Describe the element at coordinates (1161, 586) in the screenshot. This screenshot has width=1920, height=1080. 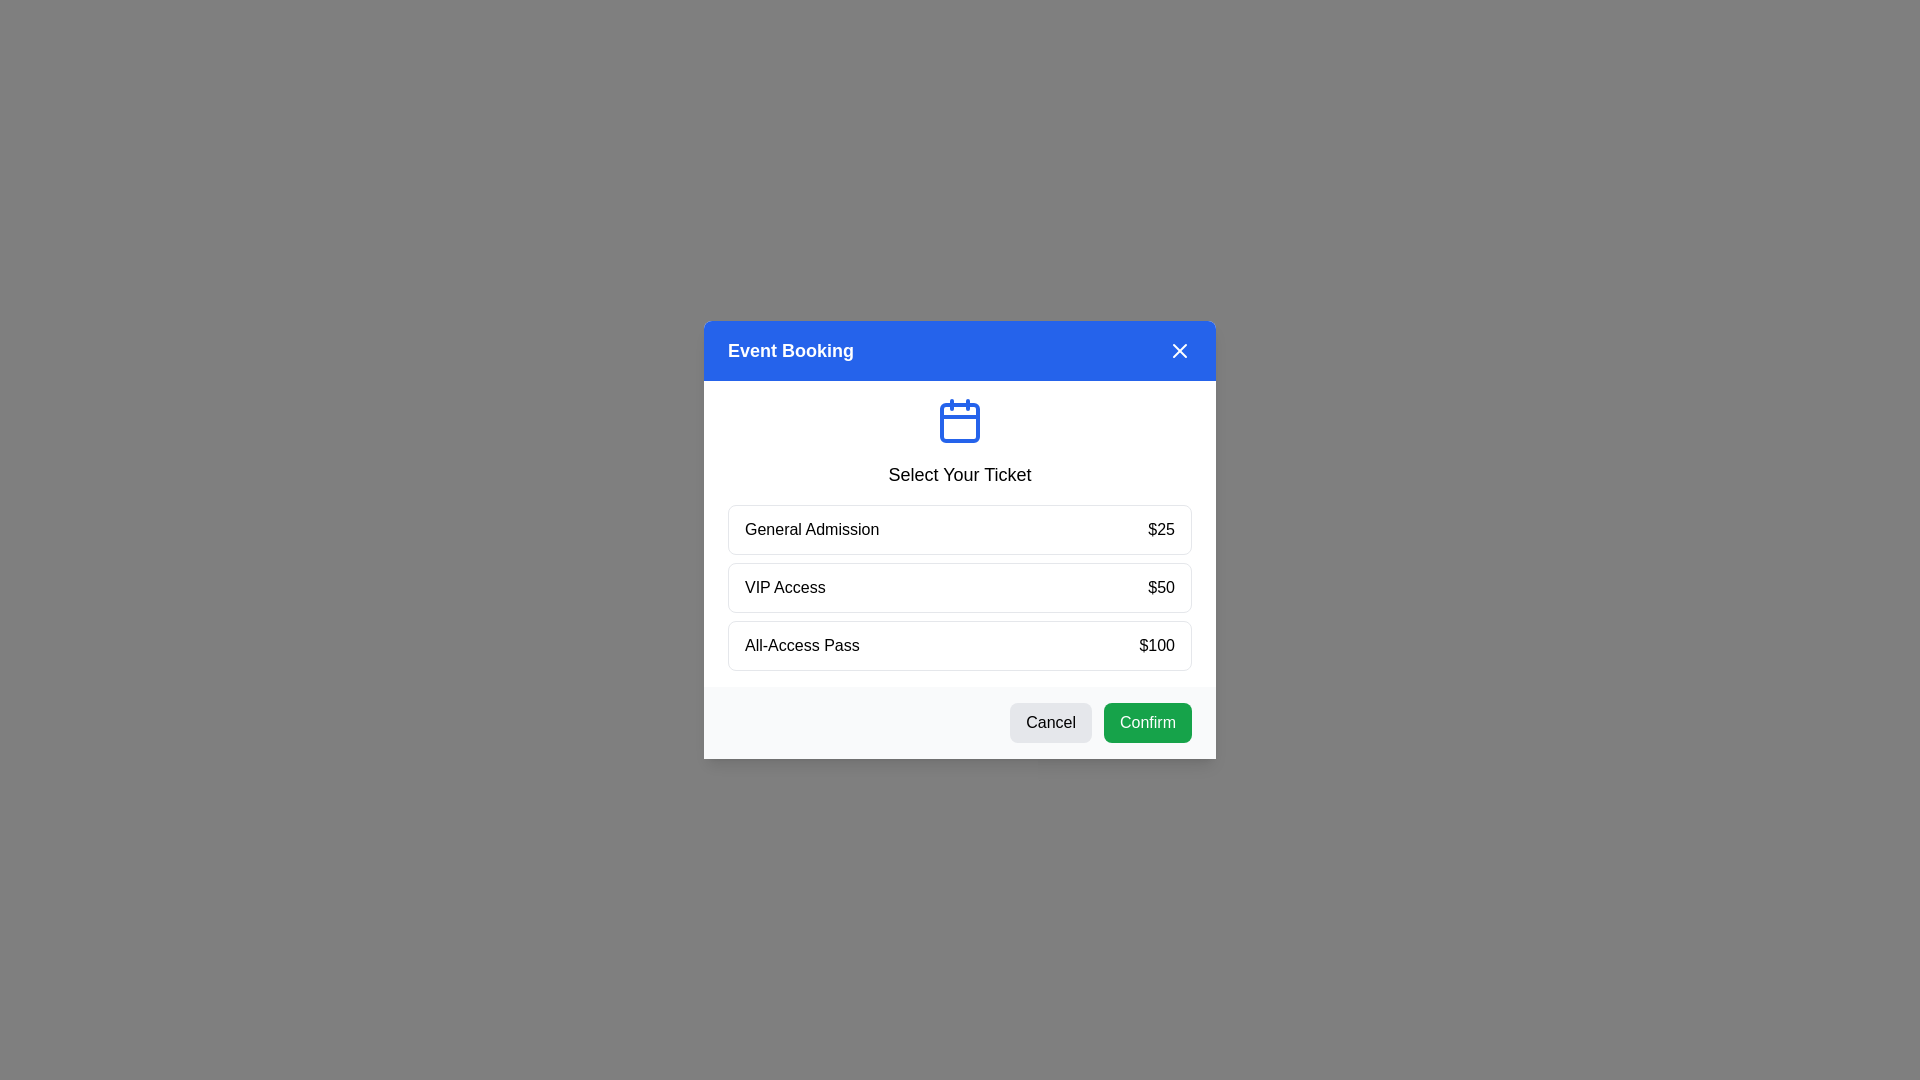
I see `the Static Text displaying the price "$50", which is located to the right of the text "VIP Access" in the second row of the ticket selection menu` at that location.